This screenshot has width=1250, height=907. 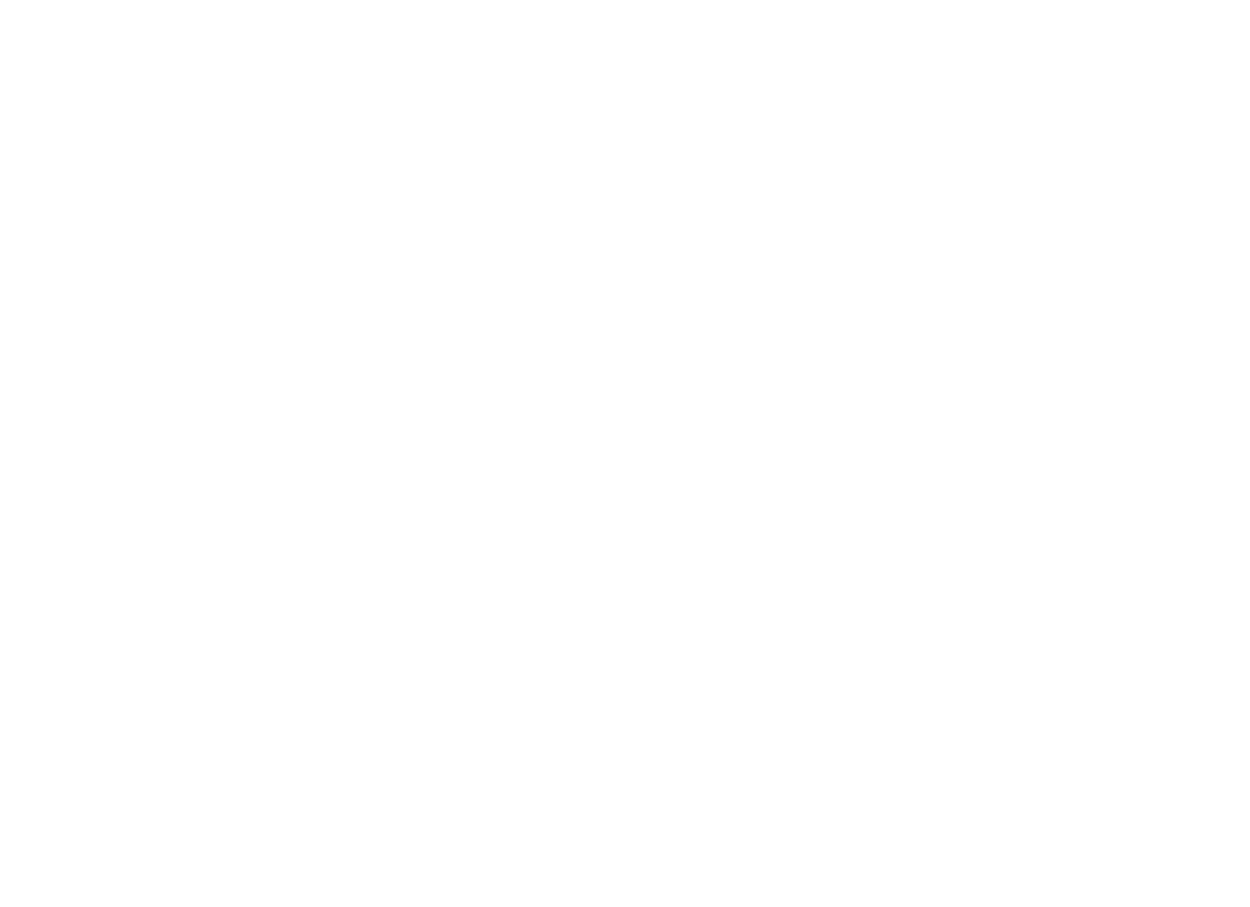 What do you see at coordinates (1018, 704) in the screenshot?
I see `'RSS'` at bounding box center [1018, 704].